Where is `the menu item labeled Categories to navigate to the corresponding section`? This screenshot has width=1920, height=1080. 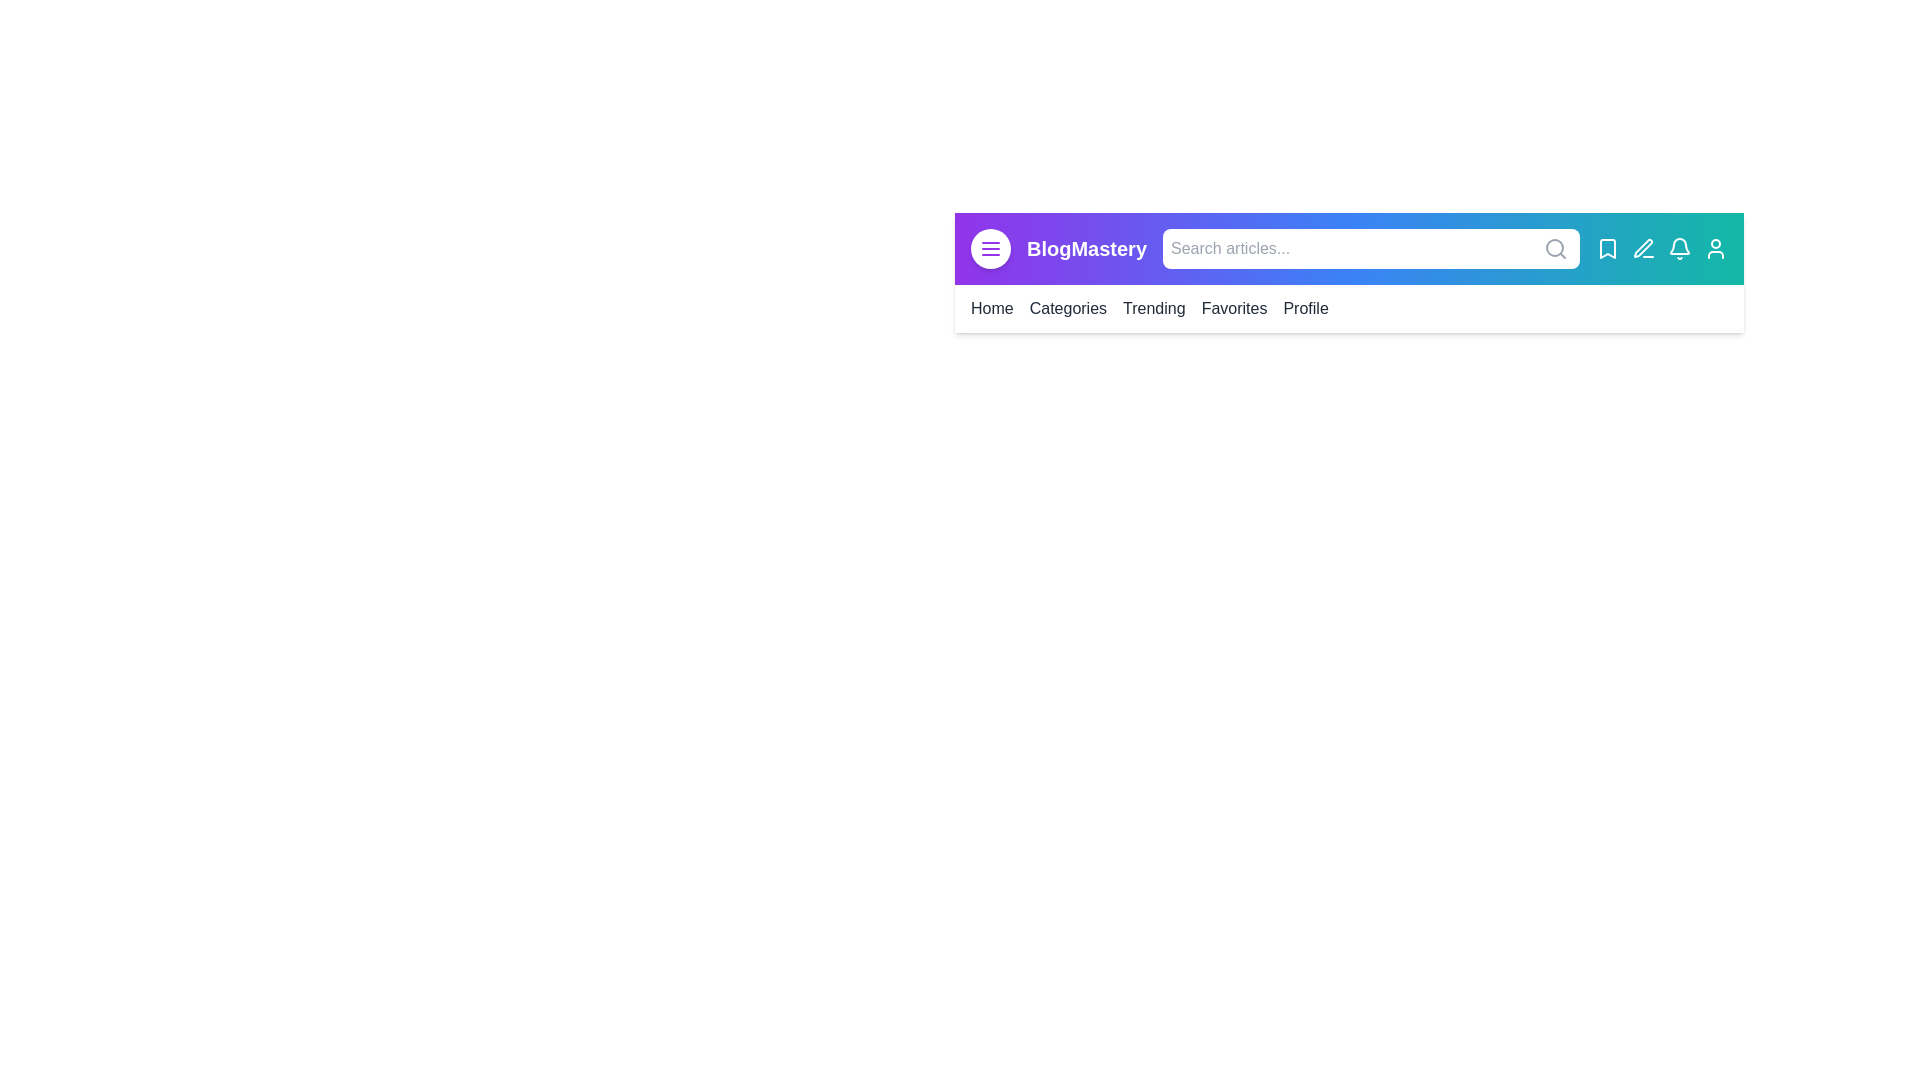 the menu item labeled Categories to navigate to the corresponding section is located at coordinates (1067, 308).